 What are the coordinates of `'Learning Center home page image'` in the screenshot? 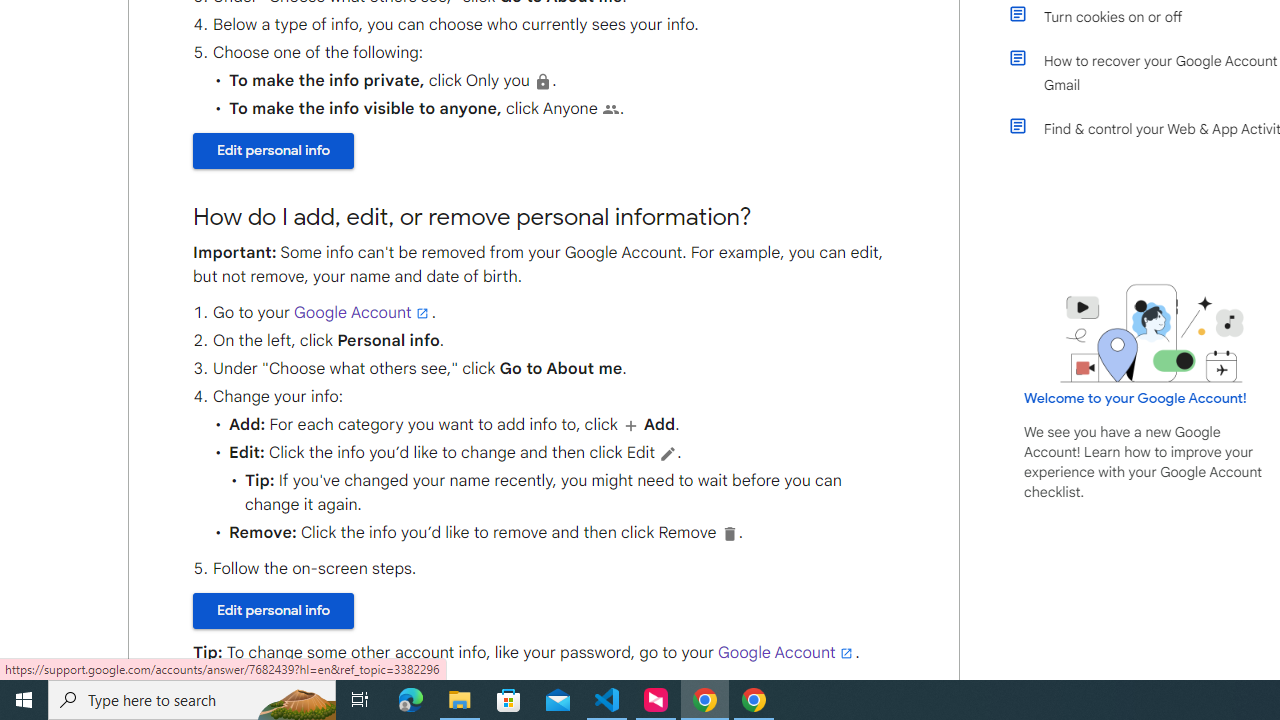 It's located at (1152, 332).